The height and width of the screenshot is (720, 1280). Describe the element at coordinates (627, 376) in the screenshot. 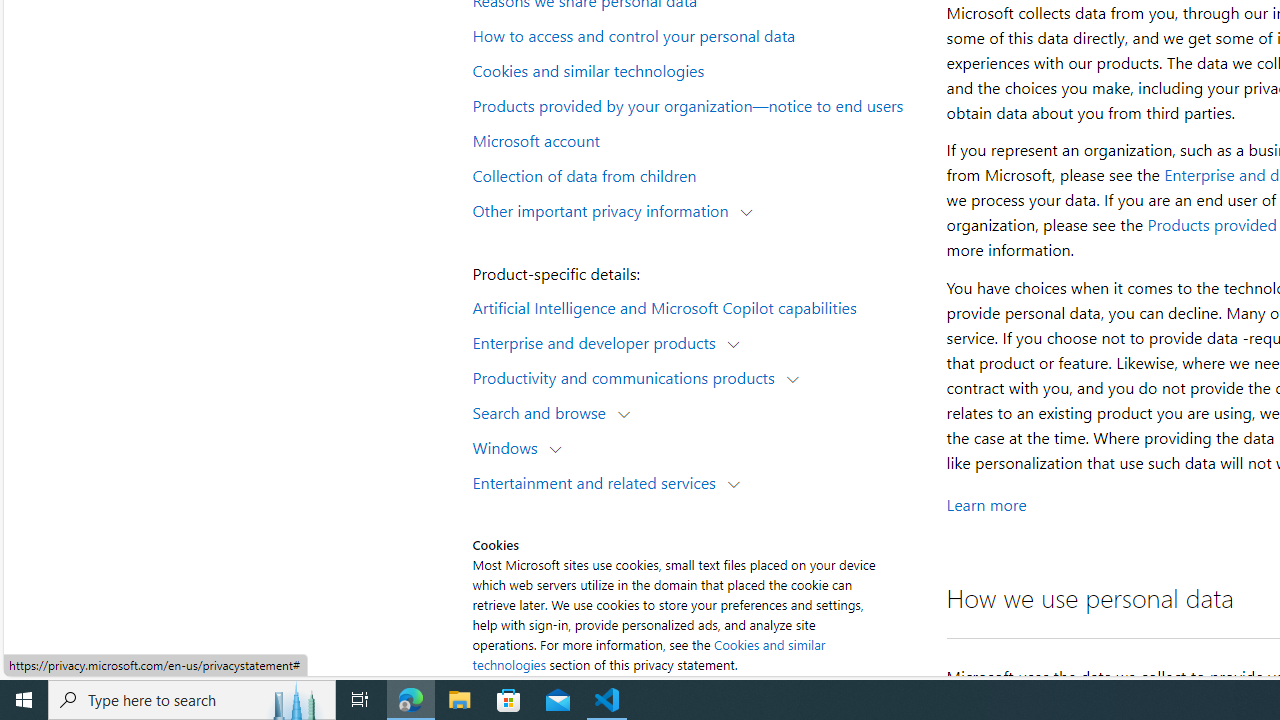

I see `'Productivity and communications products'` at that location.